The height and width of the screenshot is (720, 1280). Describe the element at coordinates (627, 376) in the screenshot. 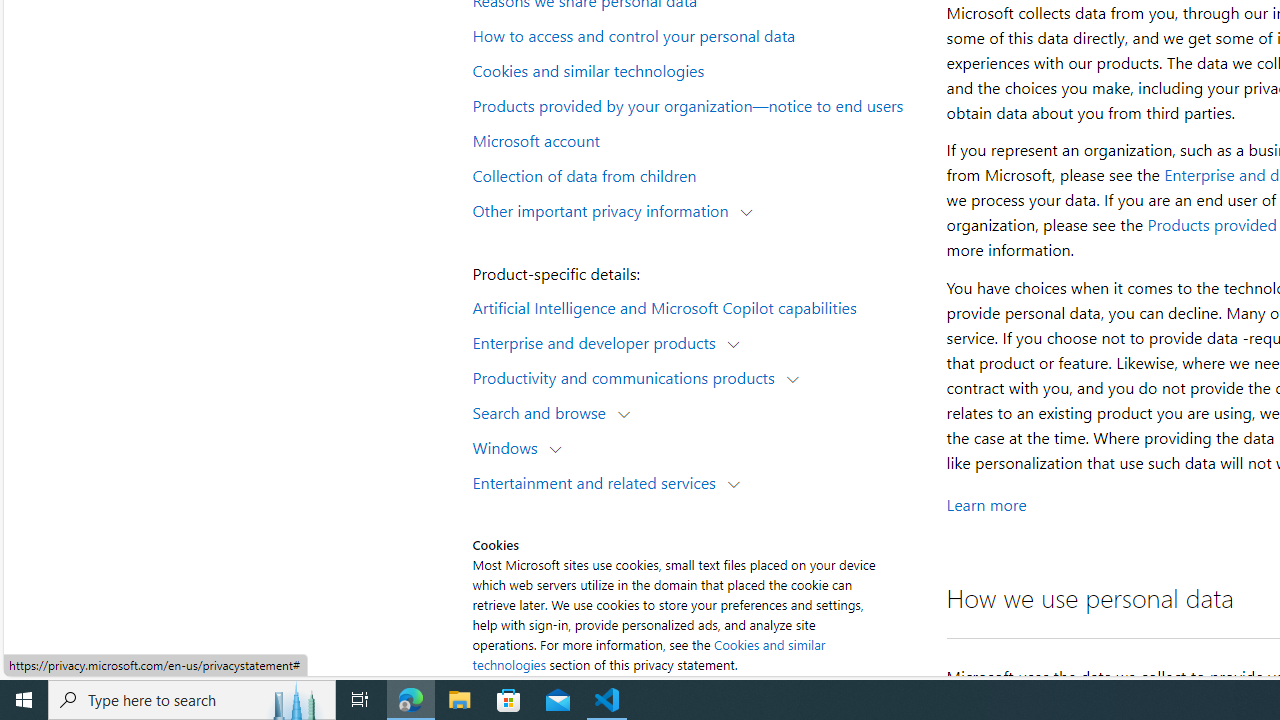

I see `'Productivity and communications products'` at that location.